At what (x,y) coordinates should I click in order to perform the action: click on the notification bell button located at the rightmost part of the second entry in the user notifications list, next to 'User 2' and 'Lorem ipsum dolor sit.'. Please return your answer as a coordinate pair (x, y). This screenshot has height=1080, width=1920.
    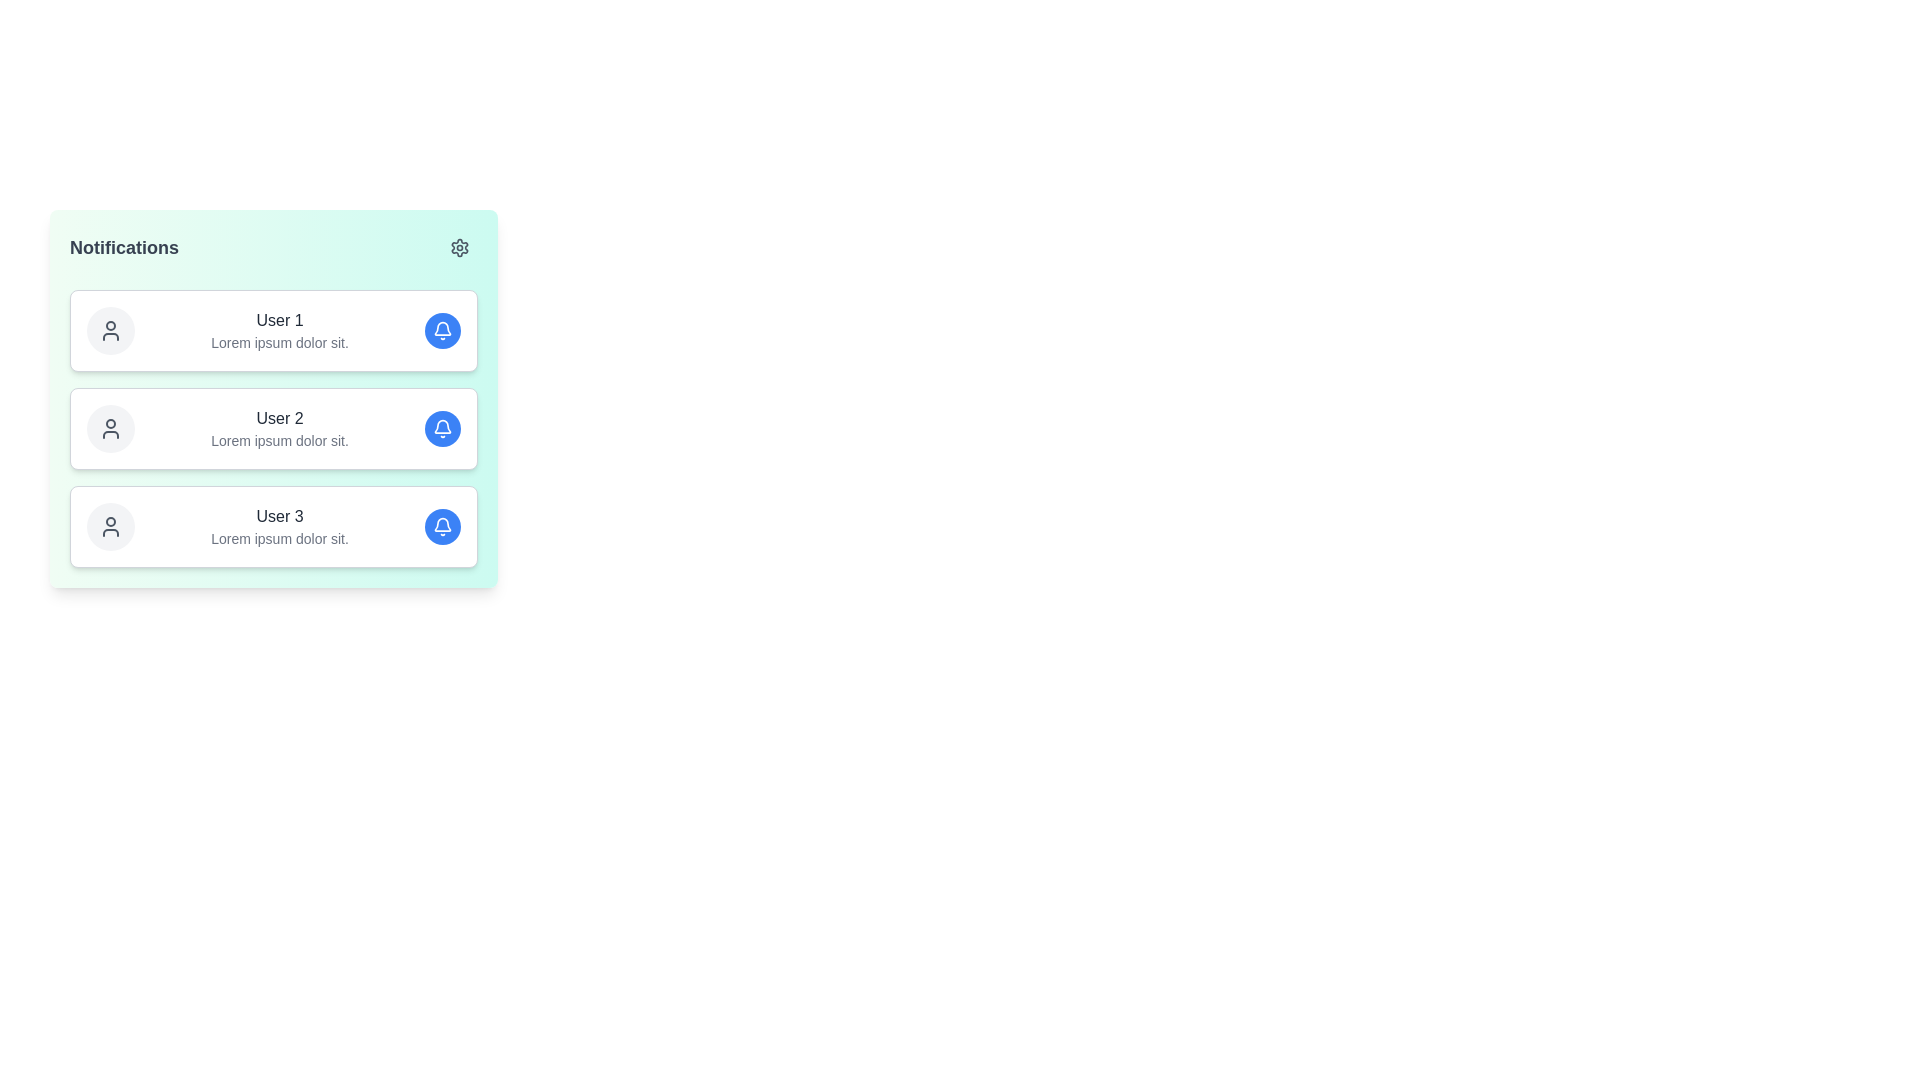
    Looking at the image, I should click on (441, 427).